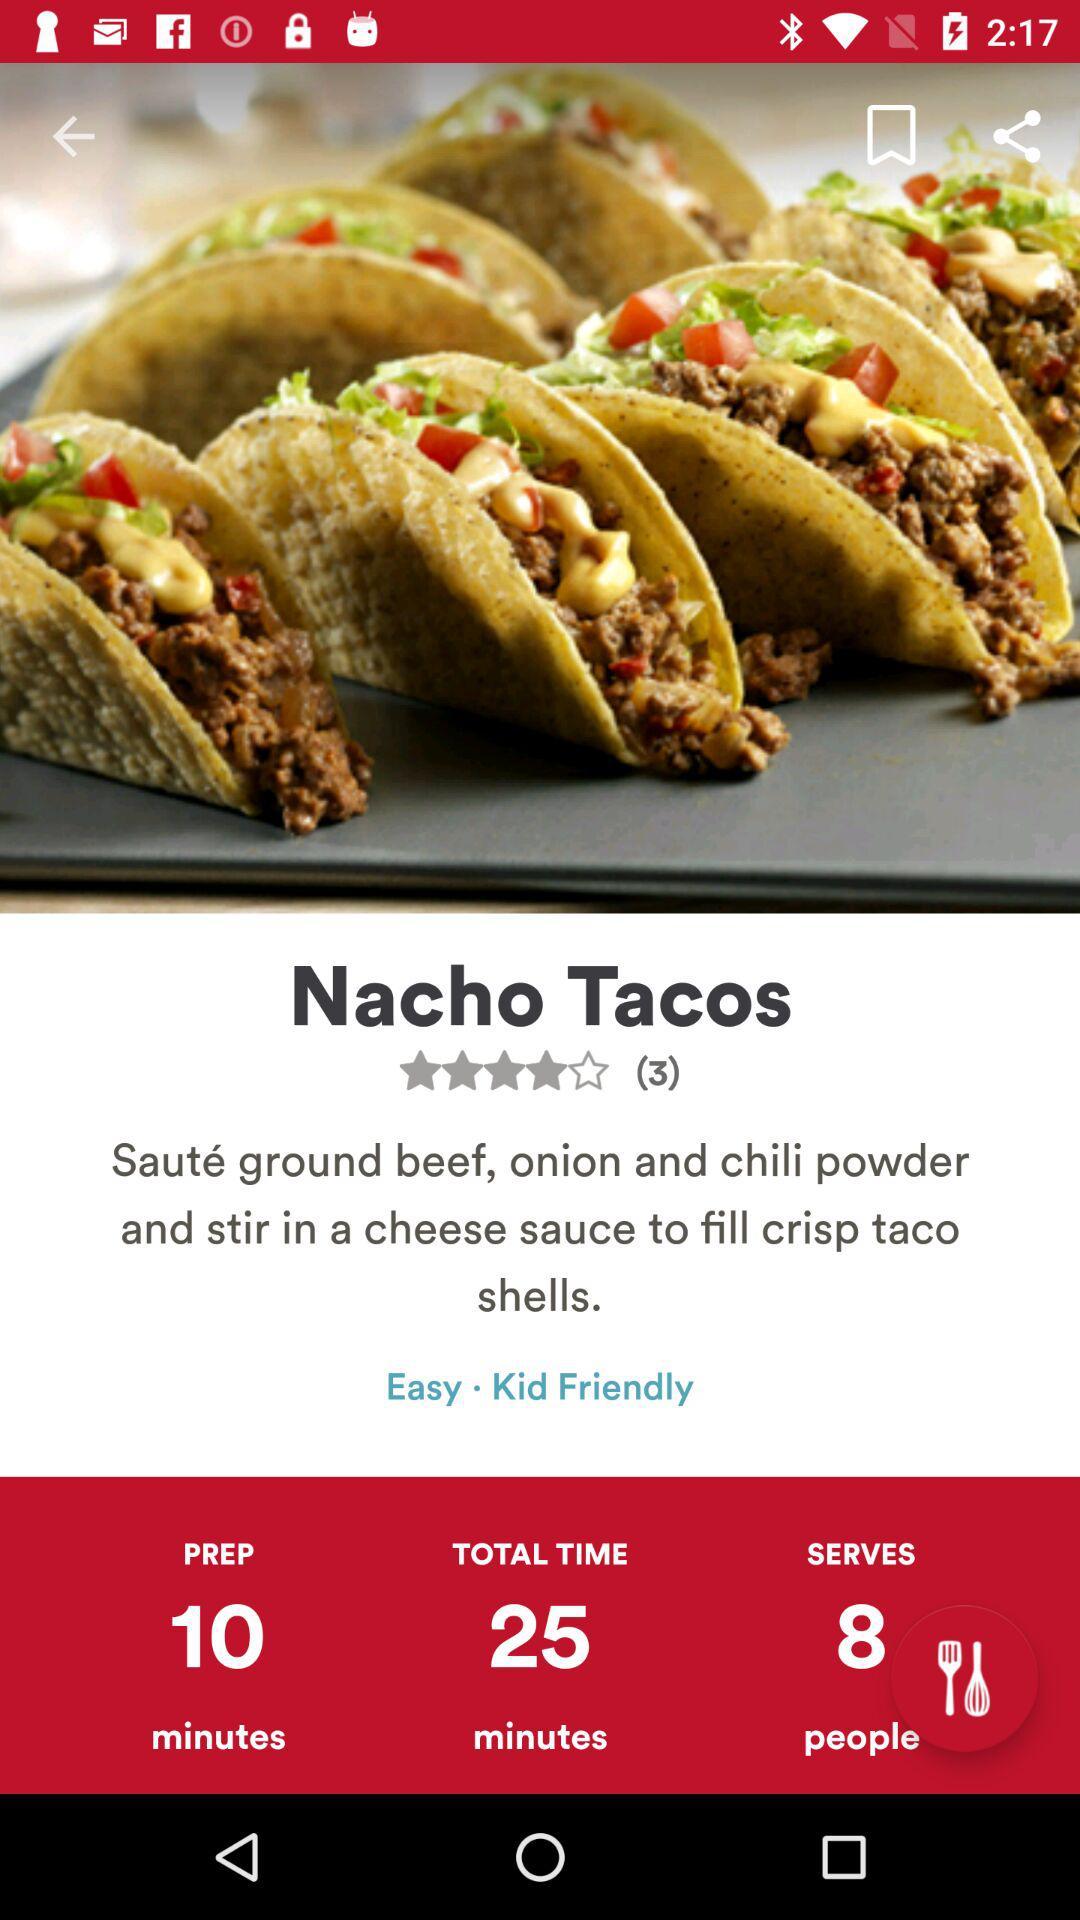 This screenshot has height=1920, width=1080. I want to click on the item above the nacho tacos icon, so click(1017, 135).